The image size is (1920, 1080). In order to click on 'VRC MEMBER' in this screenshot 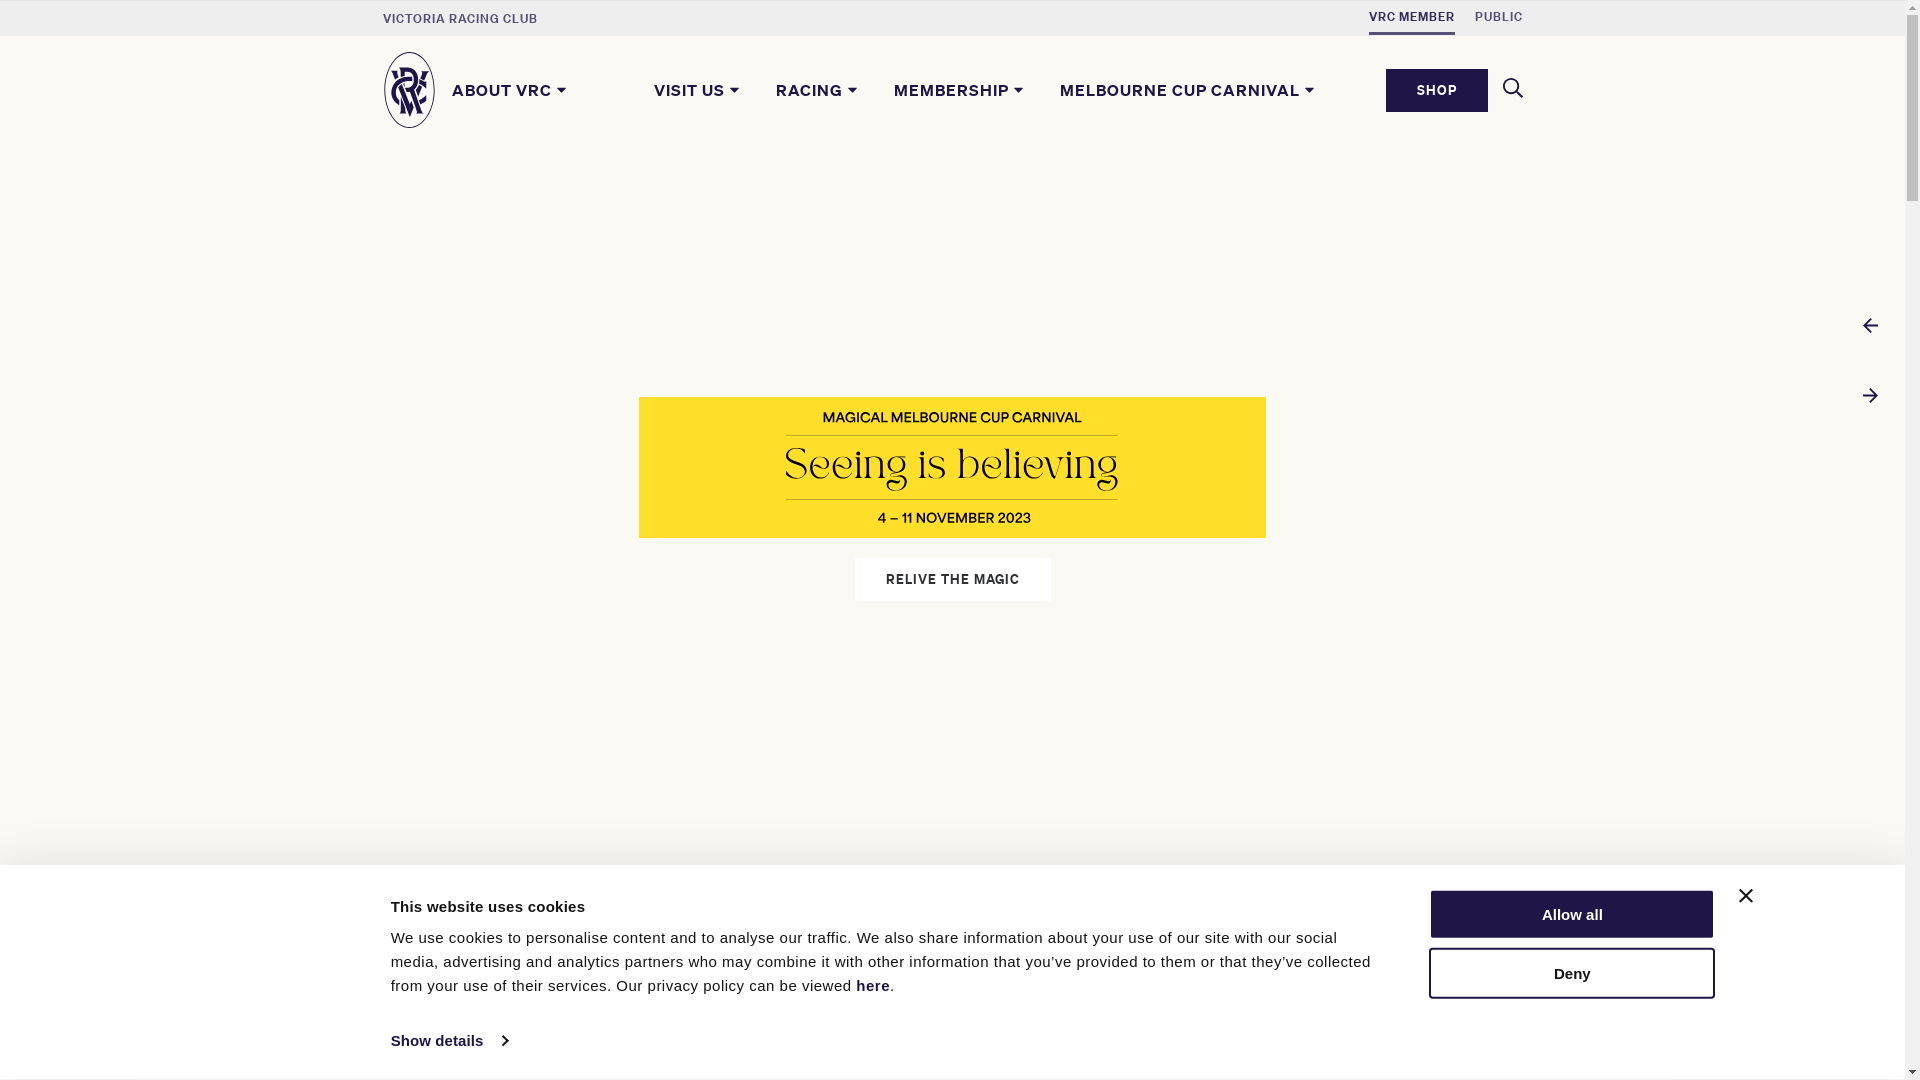, I will do `click(1410, 18)`.